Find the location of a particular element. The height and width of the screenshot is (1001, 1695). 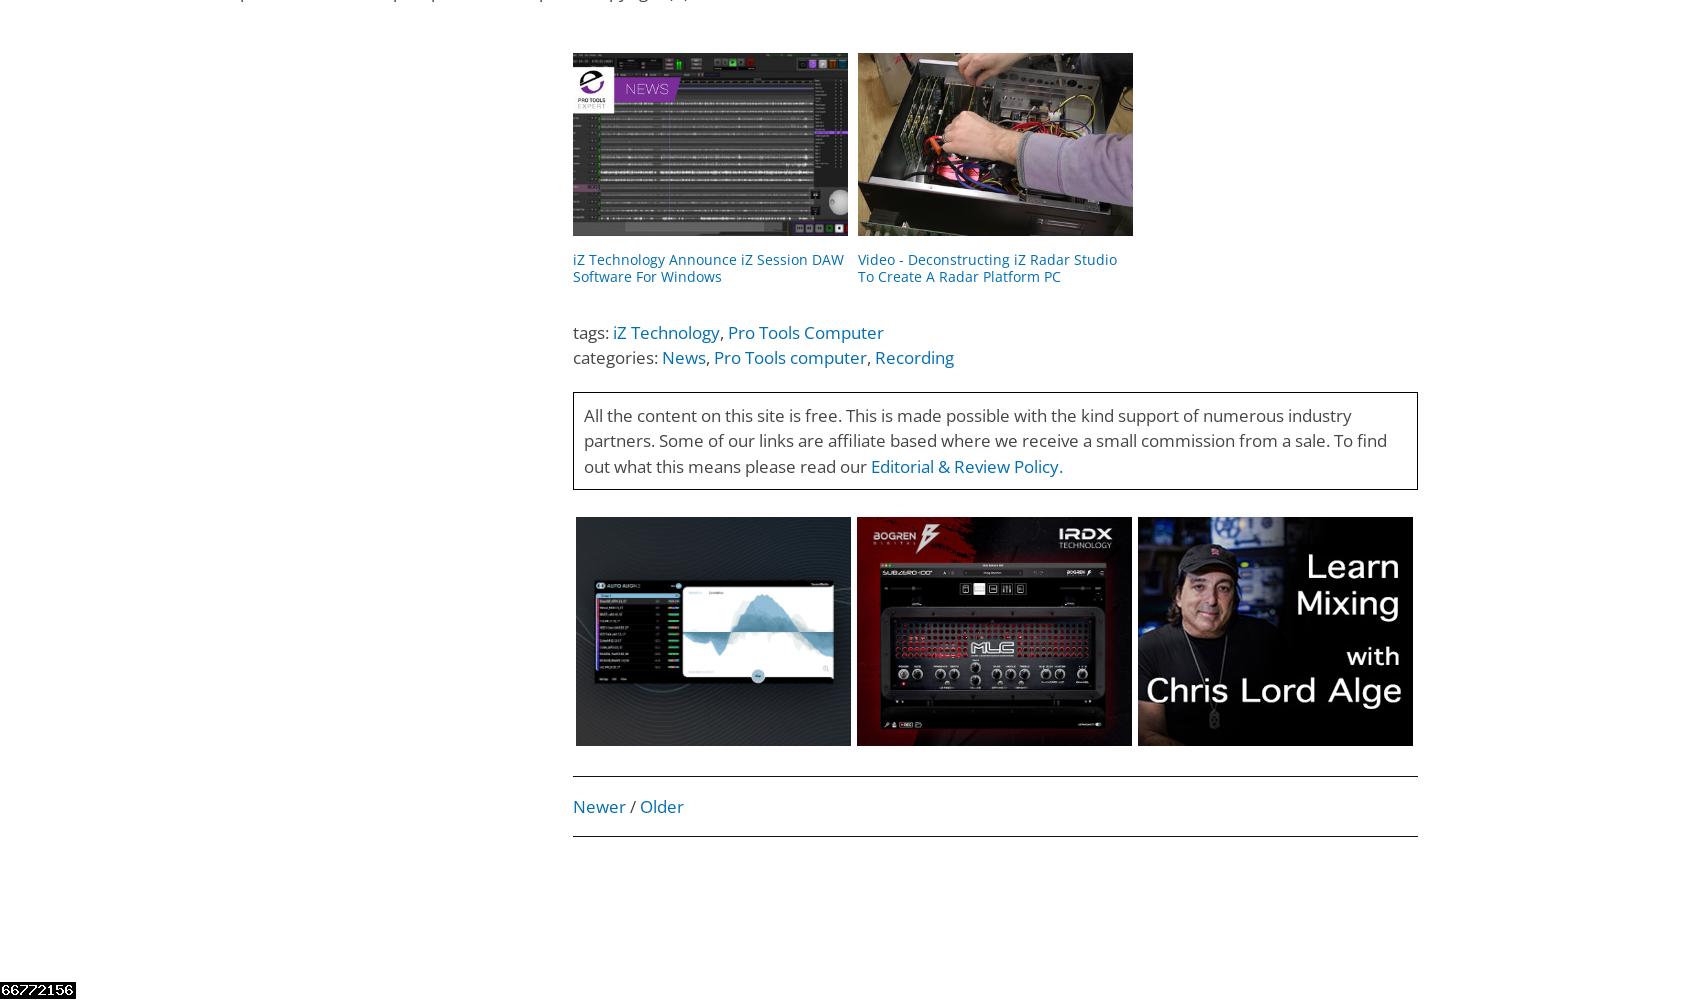

'Video - Deconstructing iZ Radar Studio To Create A Radar Platform PC' is located at coordinates (985, 266).